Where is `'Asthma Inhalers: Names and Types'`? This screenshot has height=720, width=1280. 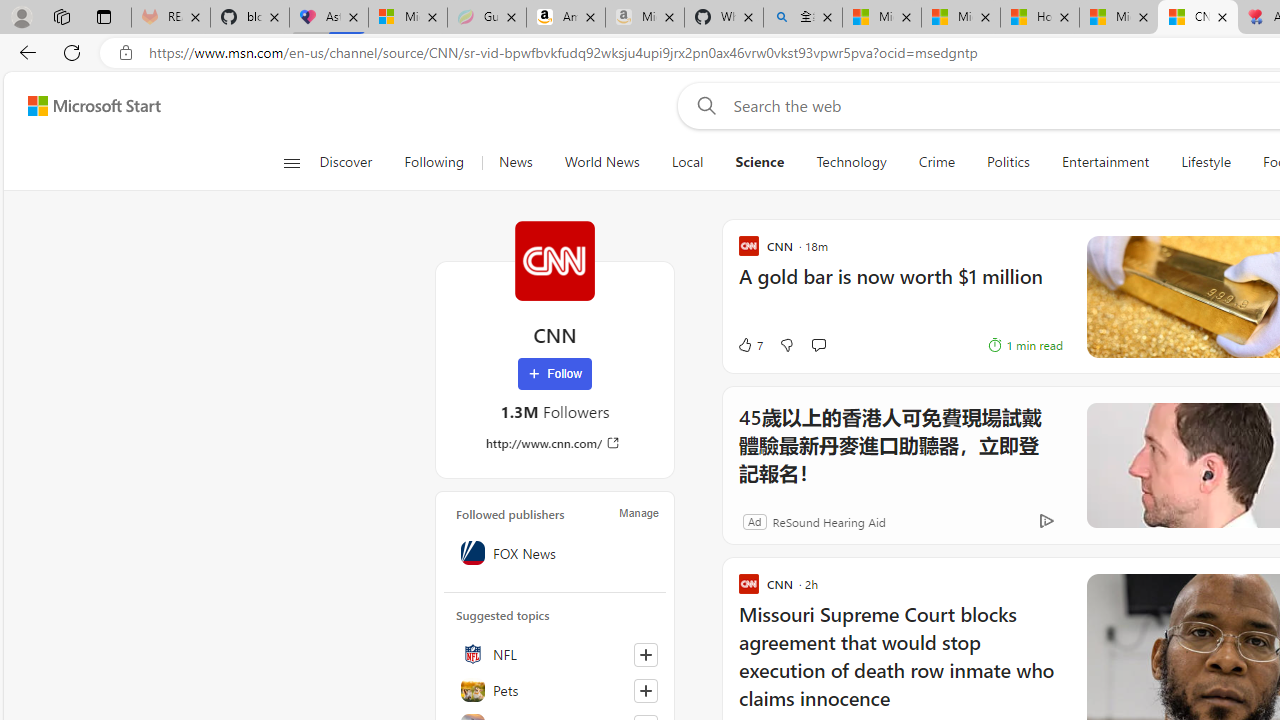
'Asthma Inhalers: Names and Types' is located at coordinates (329, 17).